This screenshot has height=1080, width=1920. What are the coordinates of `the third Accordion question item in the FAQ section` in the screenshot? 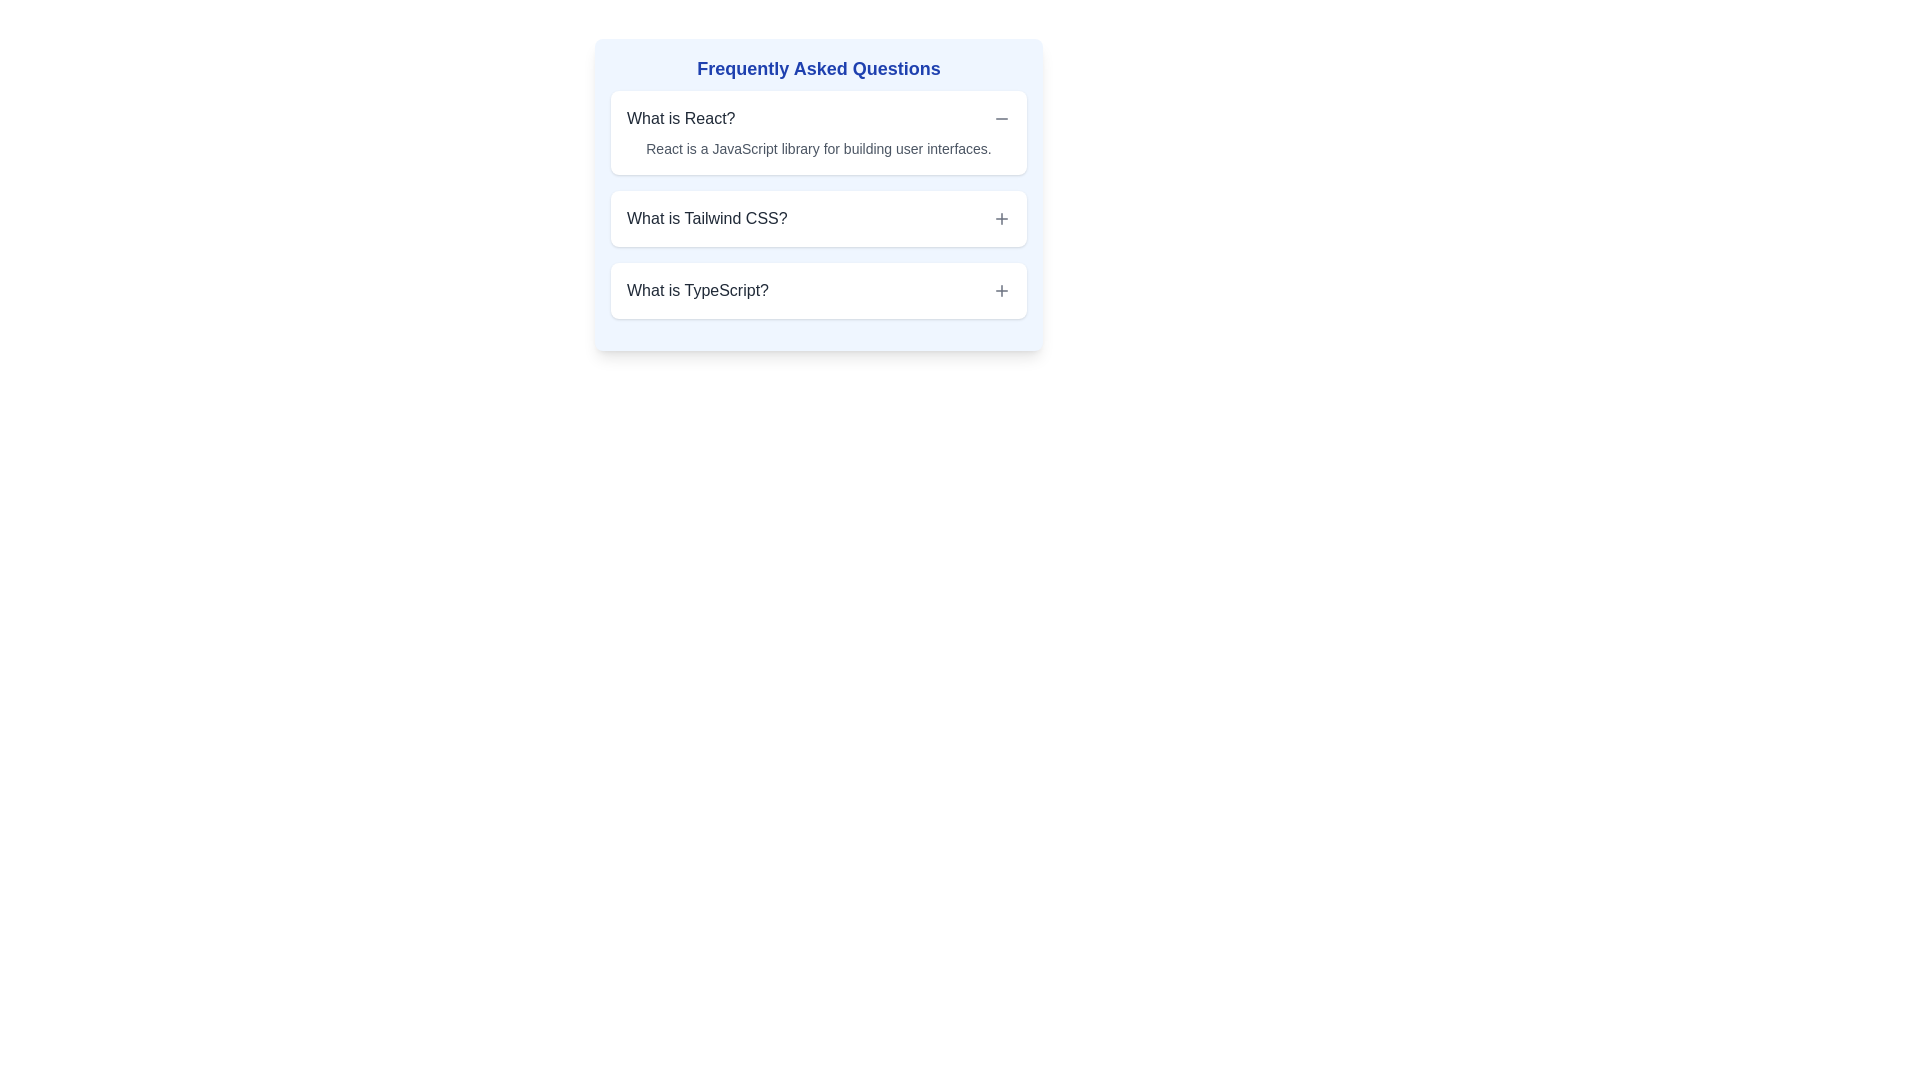 It's located at (819, 290).